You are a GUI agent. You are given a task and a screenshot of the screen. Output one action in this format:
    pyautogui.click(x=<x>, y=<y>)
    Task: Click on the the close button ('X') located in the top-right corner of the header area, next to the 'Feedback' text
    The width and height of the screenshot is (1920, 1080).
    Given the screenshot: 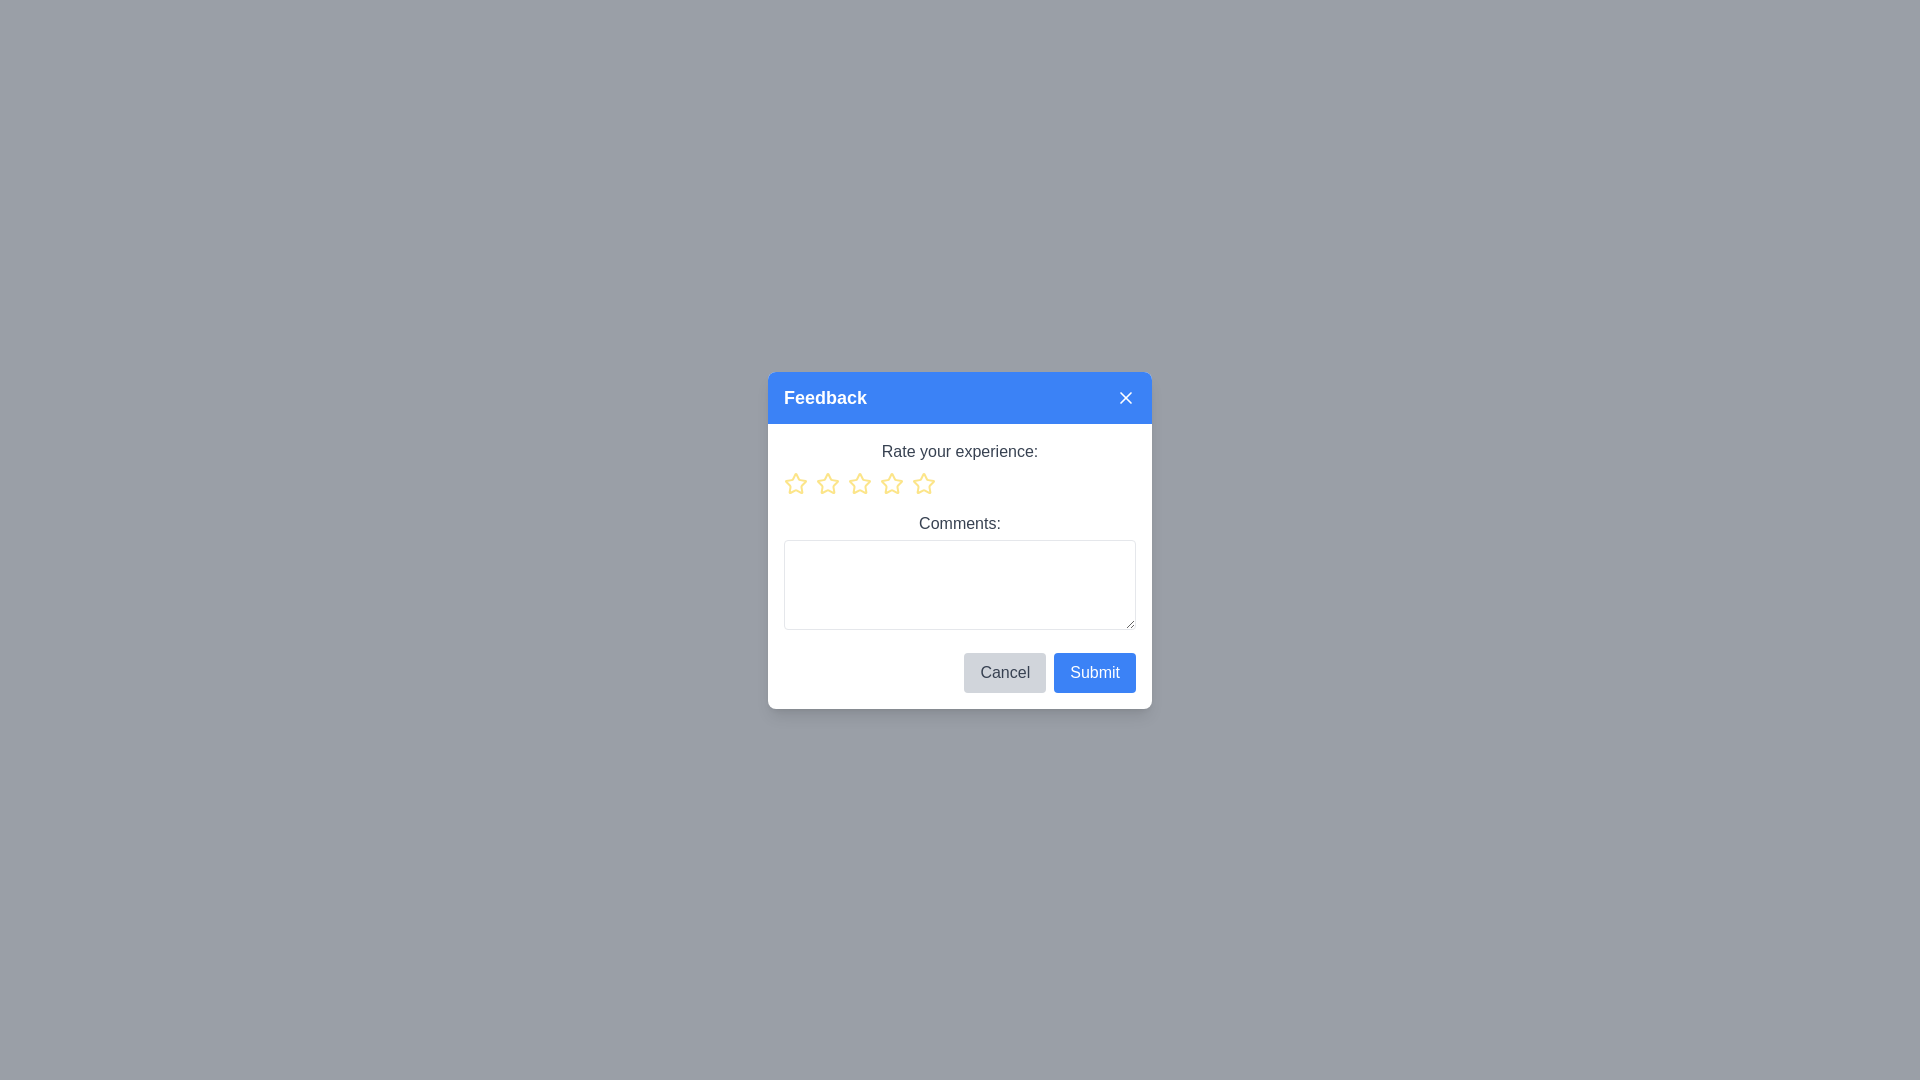 What is the action you would take?
    pyautogui.click(x=1126, y=397)
    